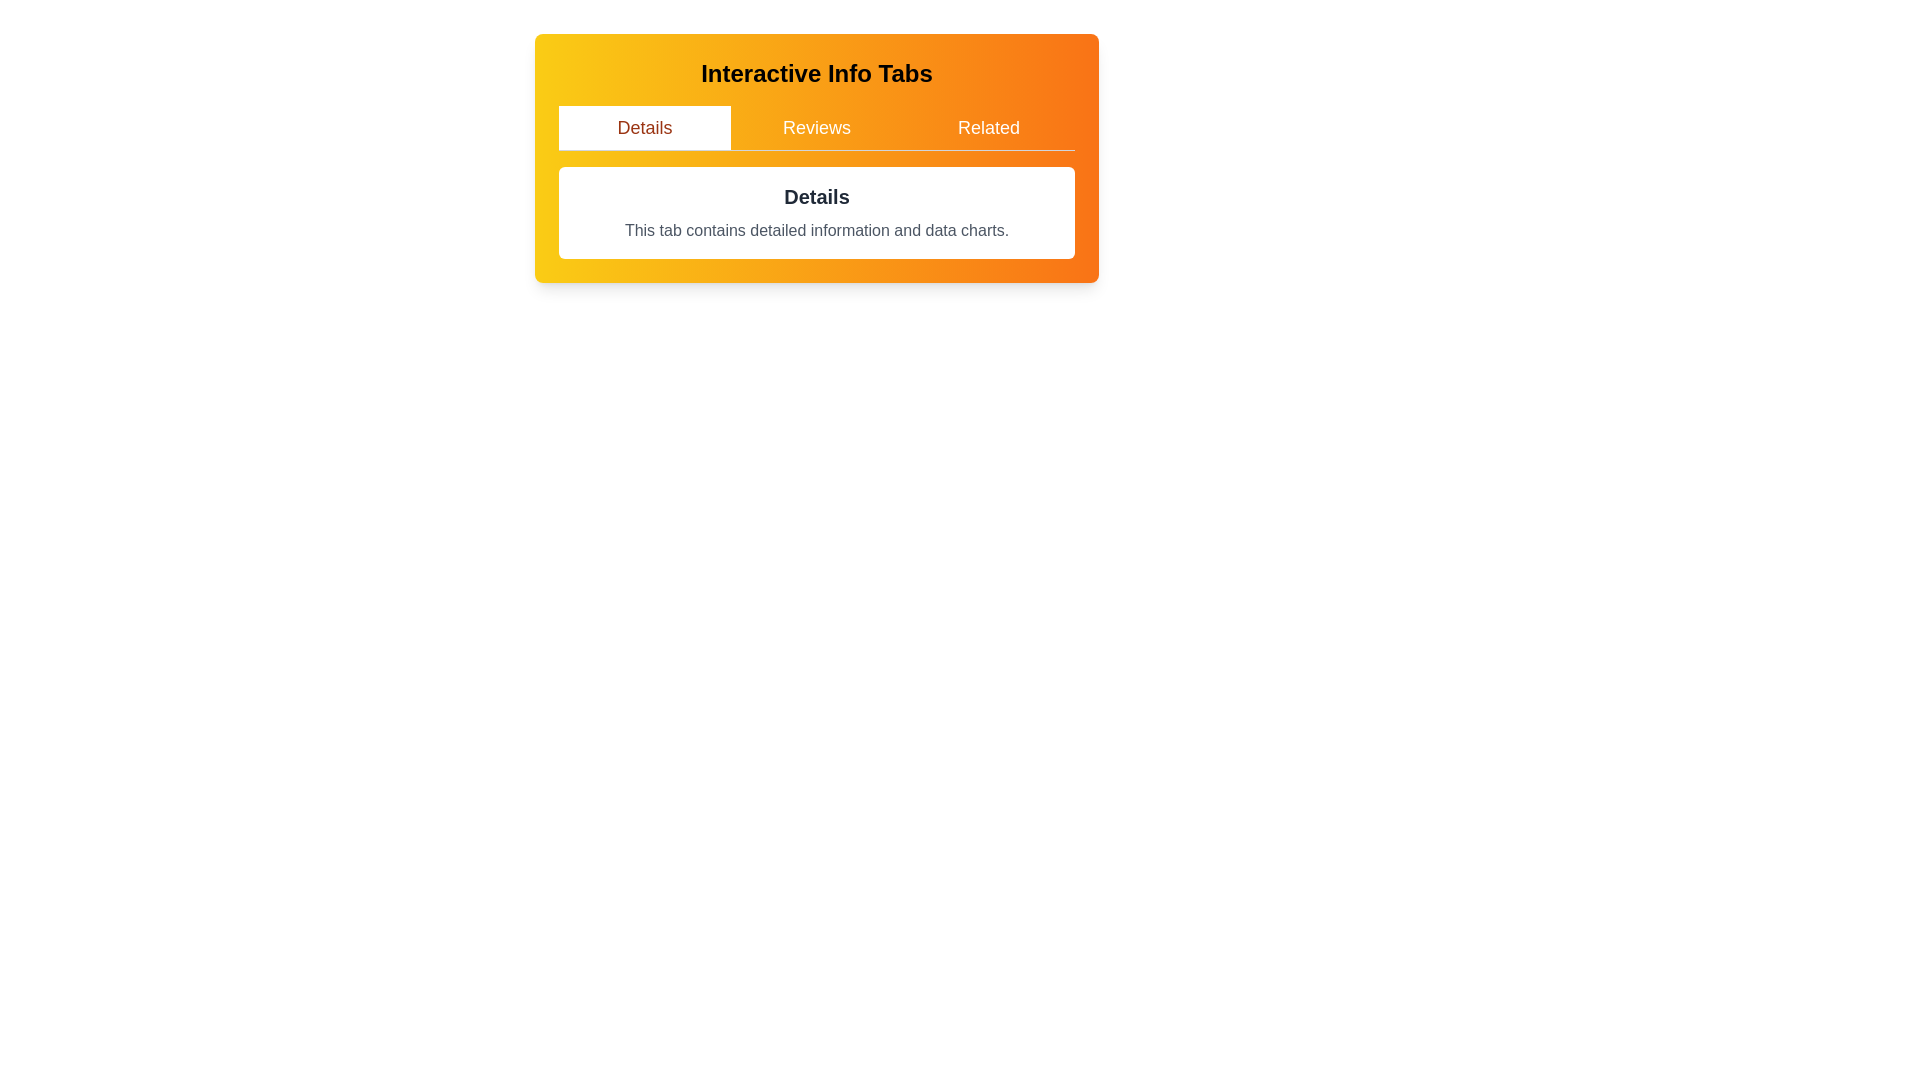  I want to click on the tab labeled 'Related' to observe its hover effect, so click(988, 127).